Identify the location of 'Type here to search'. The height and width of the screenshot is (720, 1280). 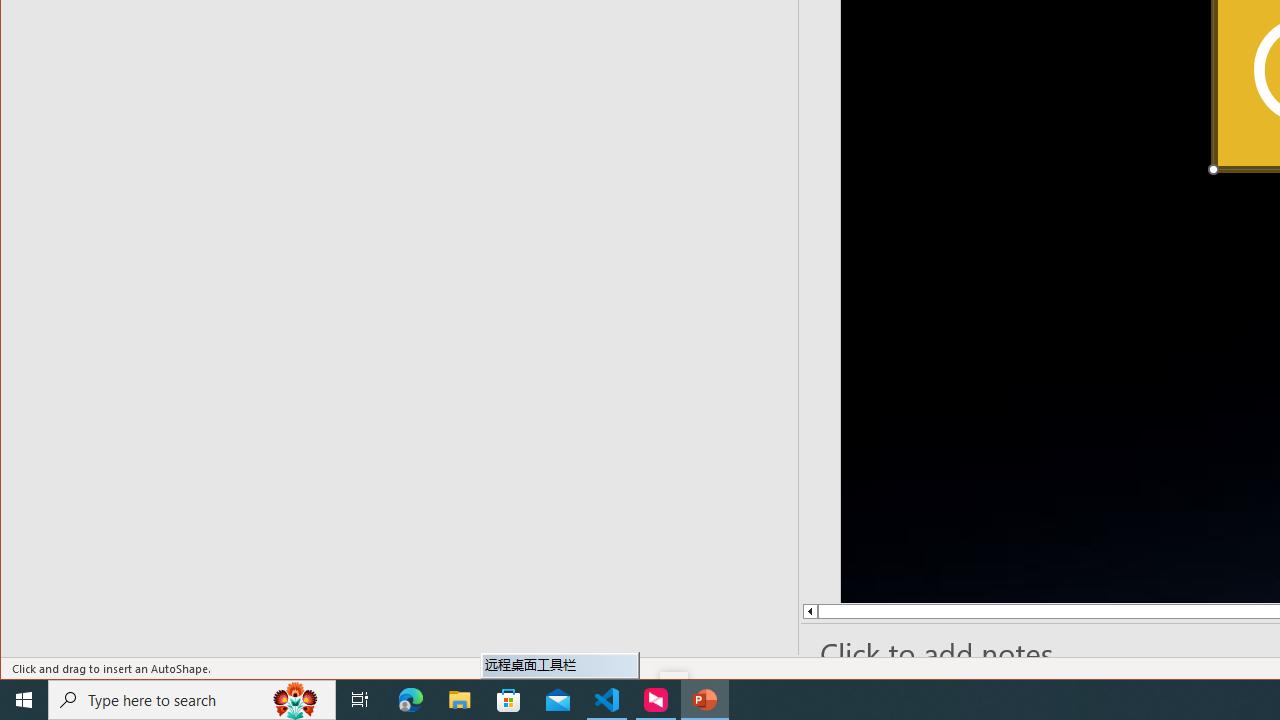
(192, 698).